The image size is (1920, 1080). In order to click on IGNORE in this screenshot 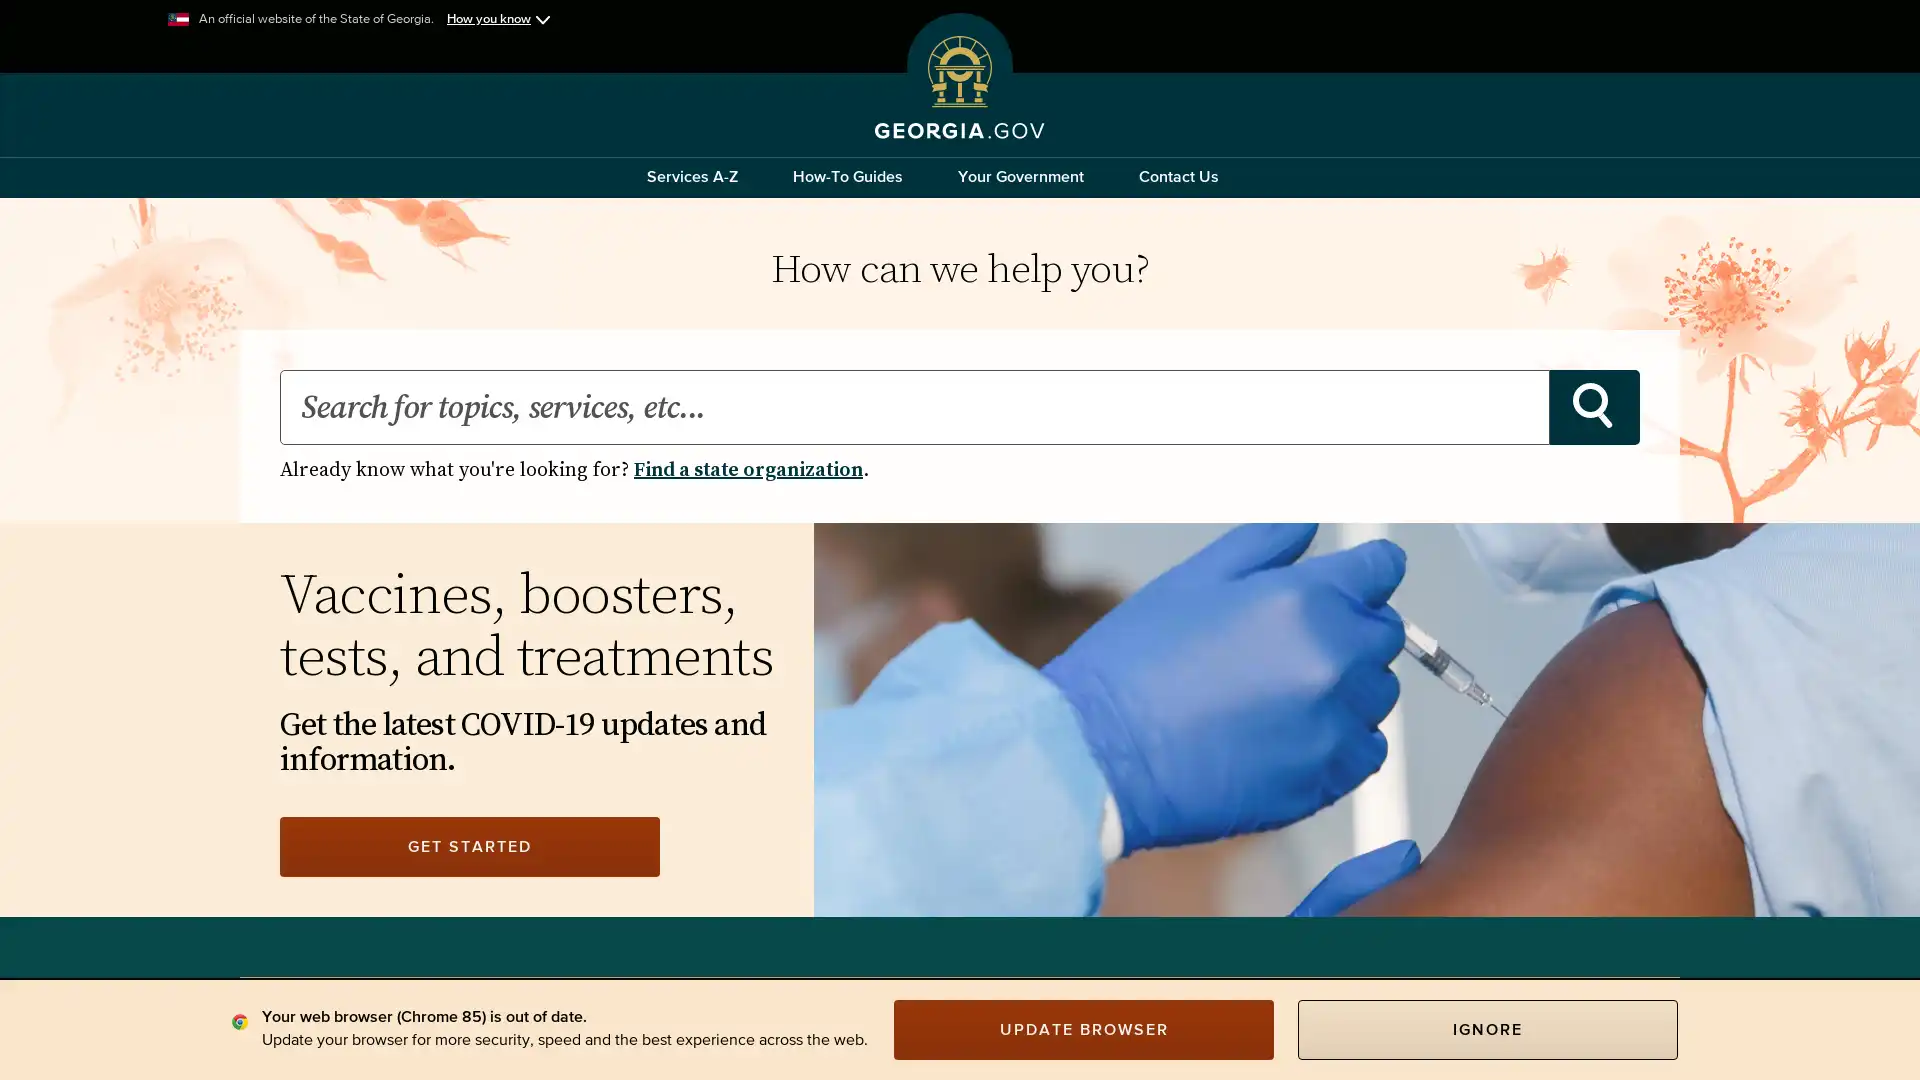, I will do `click(1488, 1029)`.